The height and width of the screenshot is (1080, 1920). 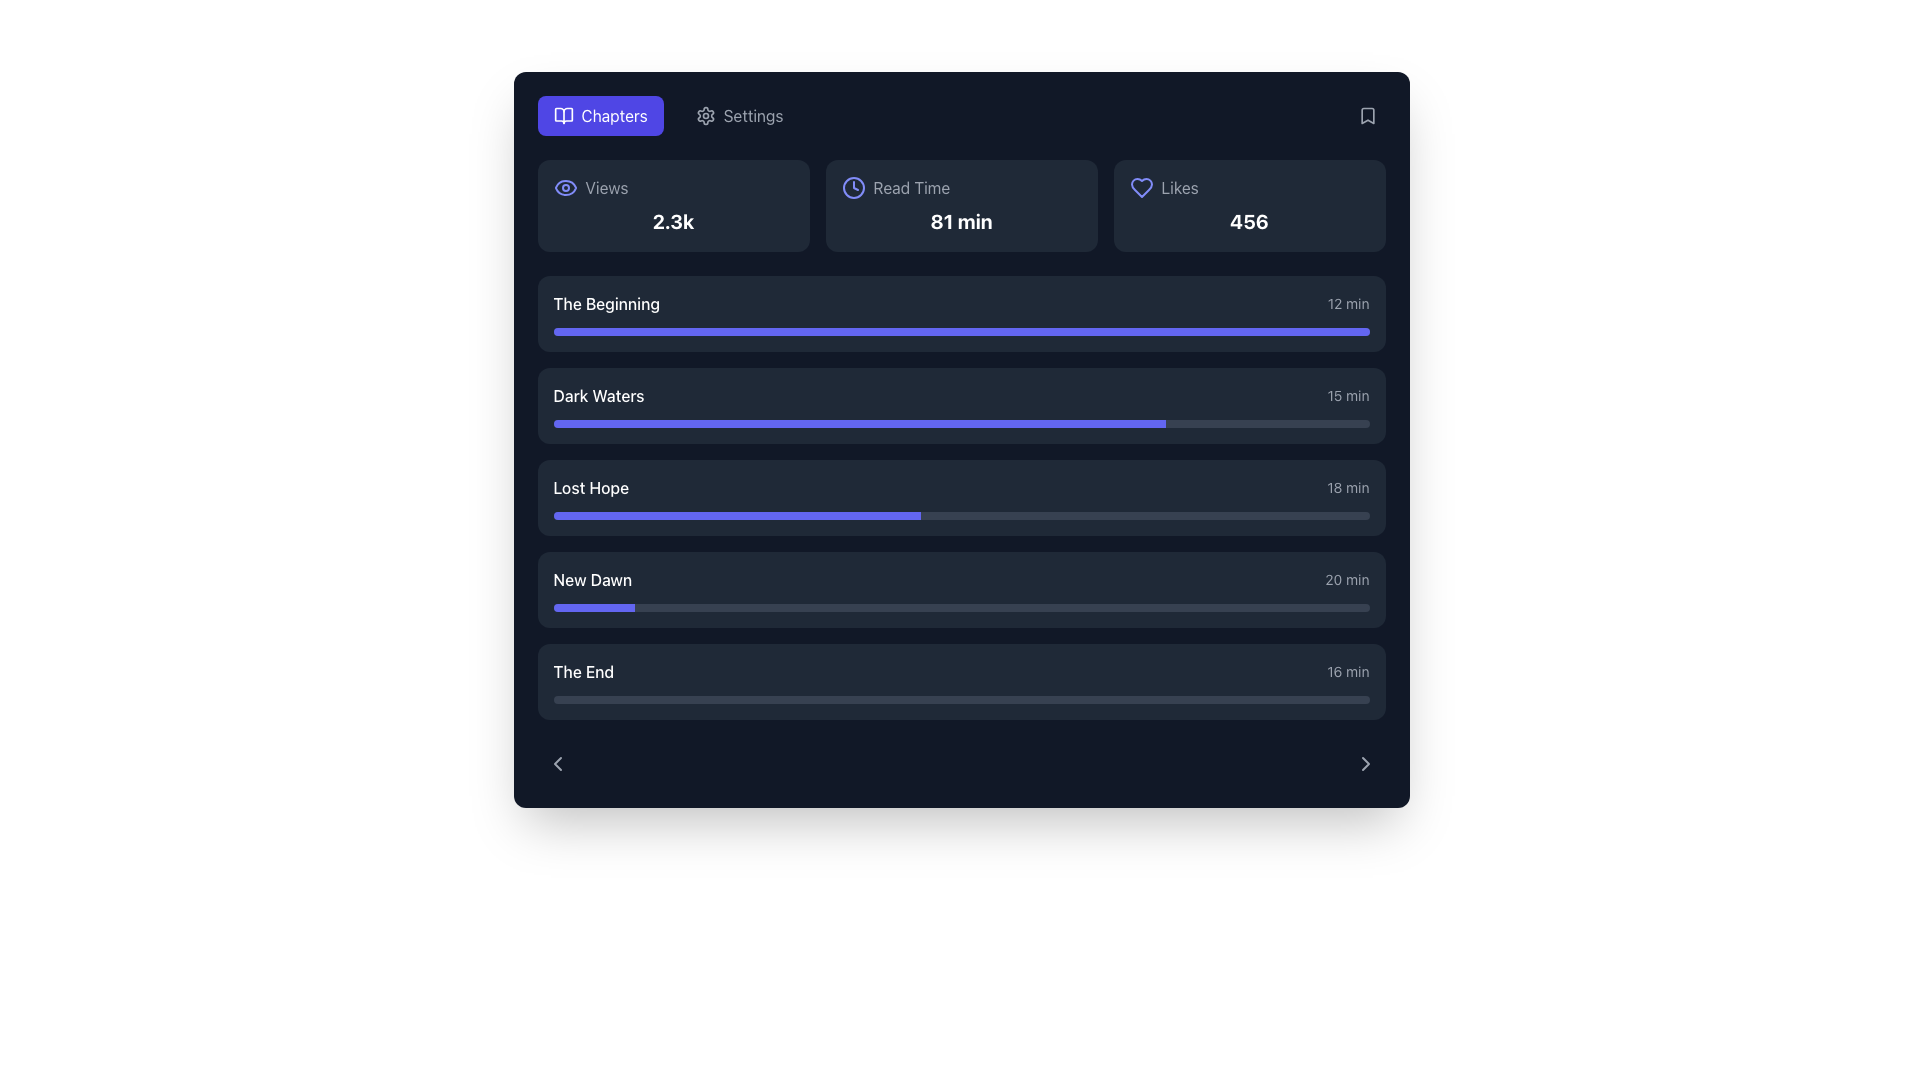 I want to click on displayed content from the Display card labeled 'Likes' which shows the number '456' prominently in white and bold font, so click(x=1248, y=205).